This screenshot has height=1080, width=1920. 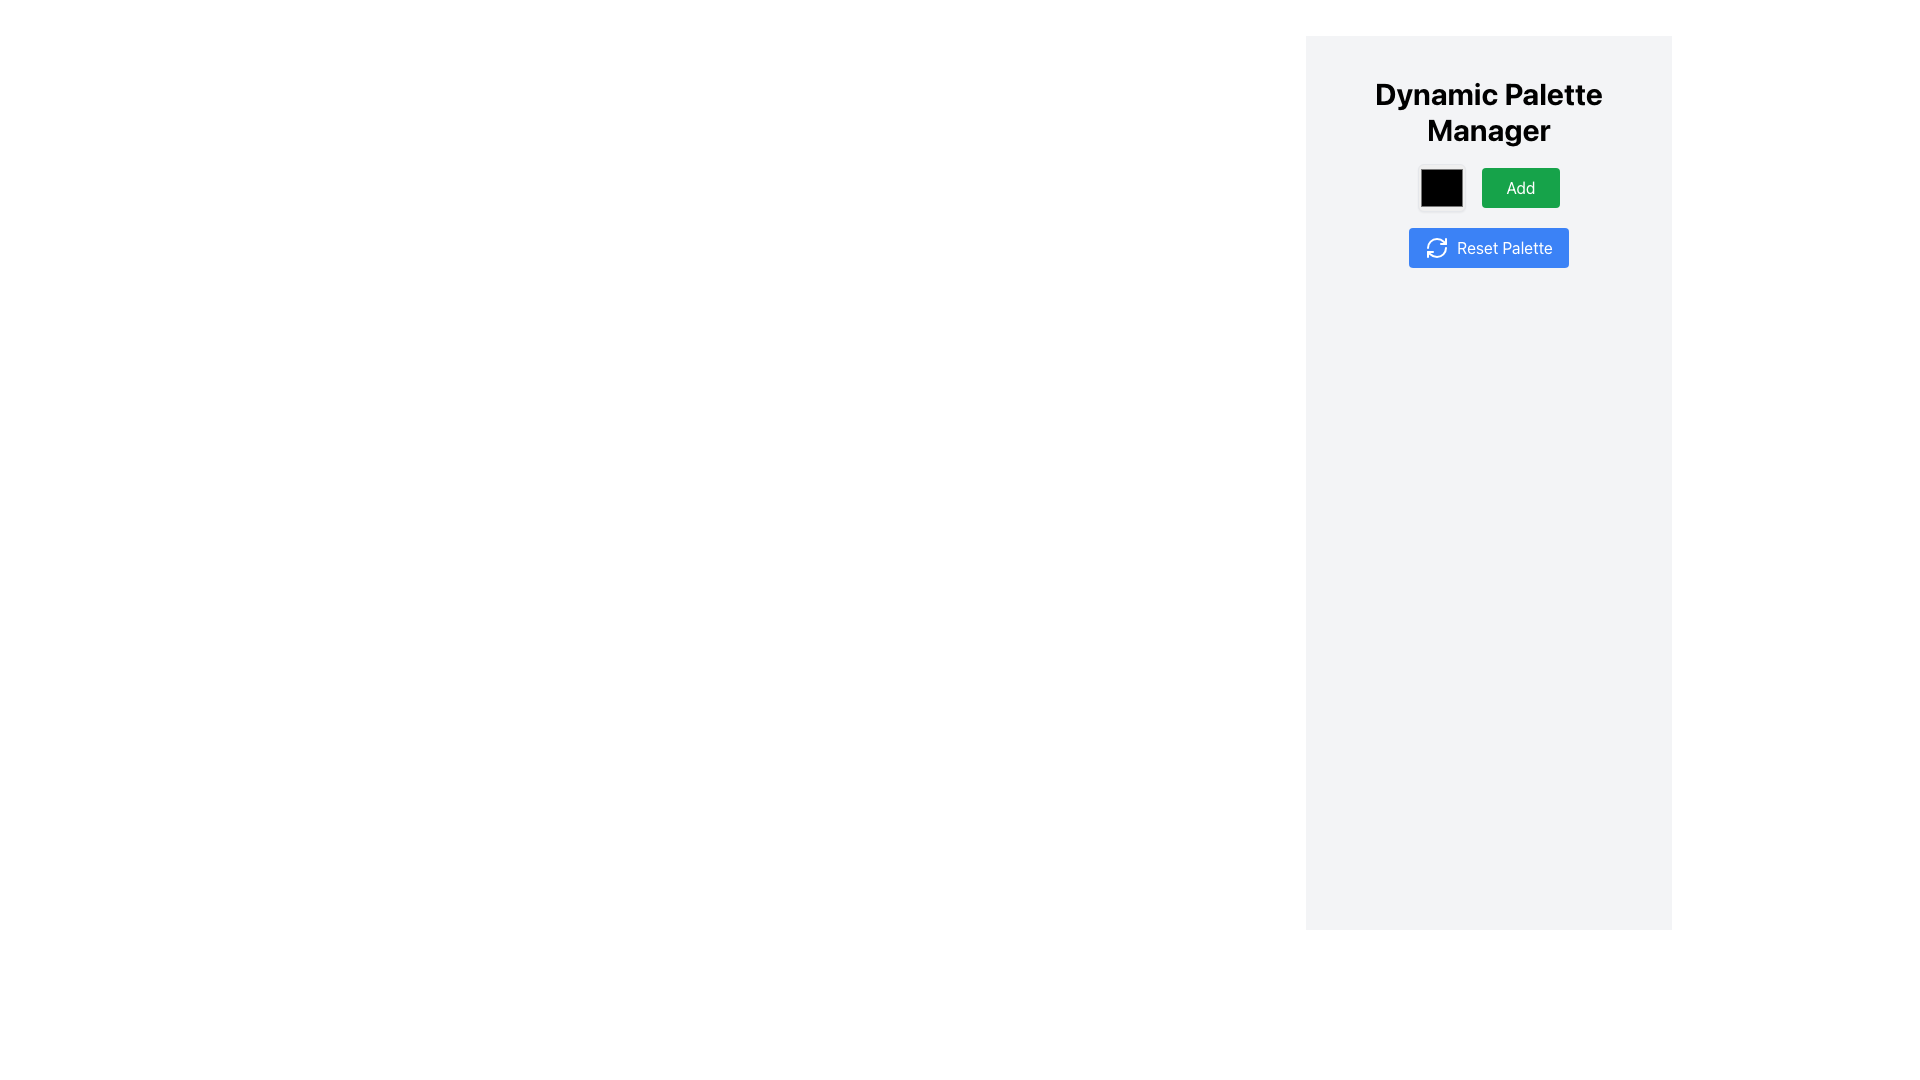 I want to click on the 'Add' button located under the 'Dynamic Palette Manager' heading, so click(x=1520, y=188).